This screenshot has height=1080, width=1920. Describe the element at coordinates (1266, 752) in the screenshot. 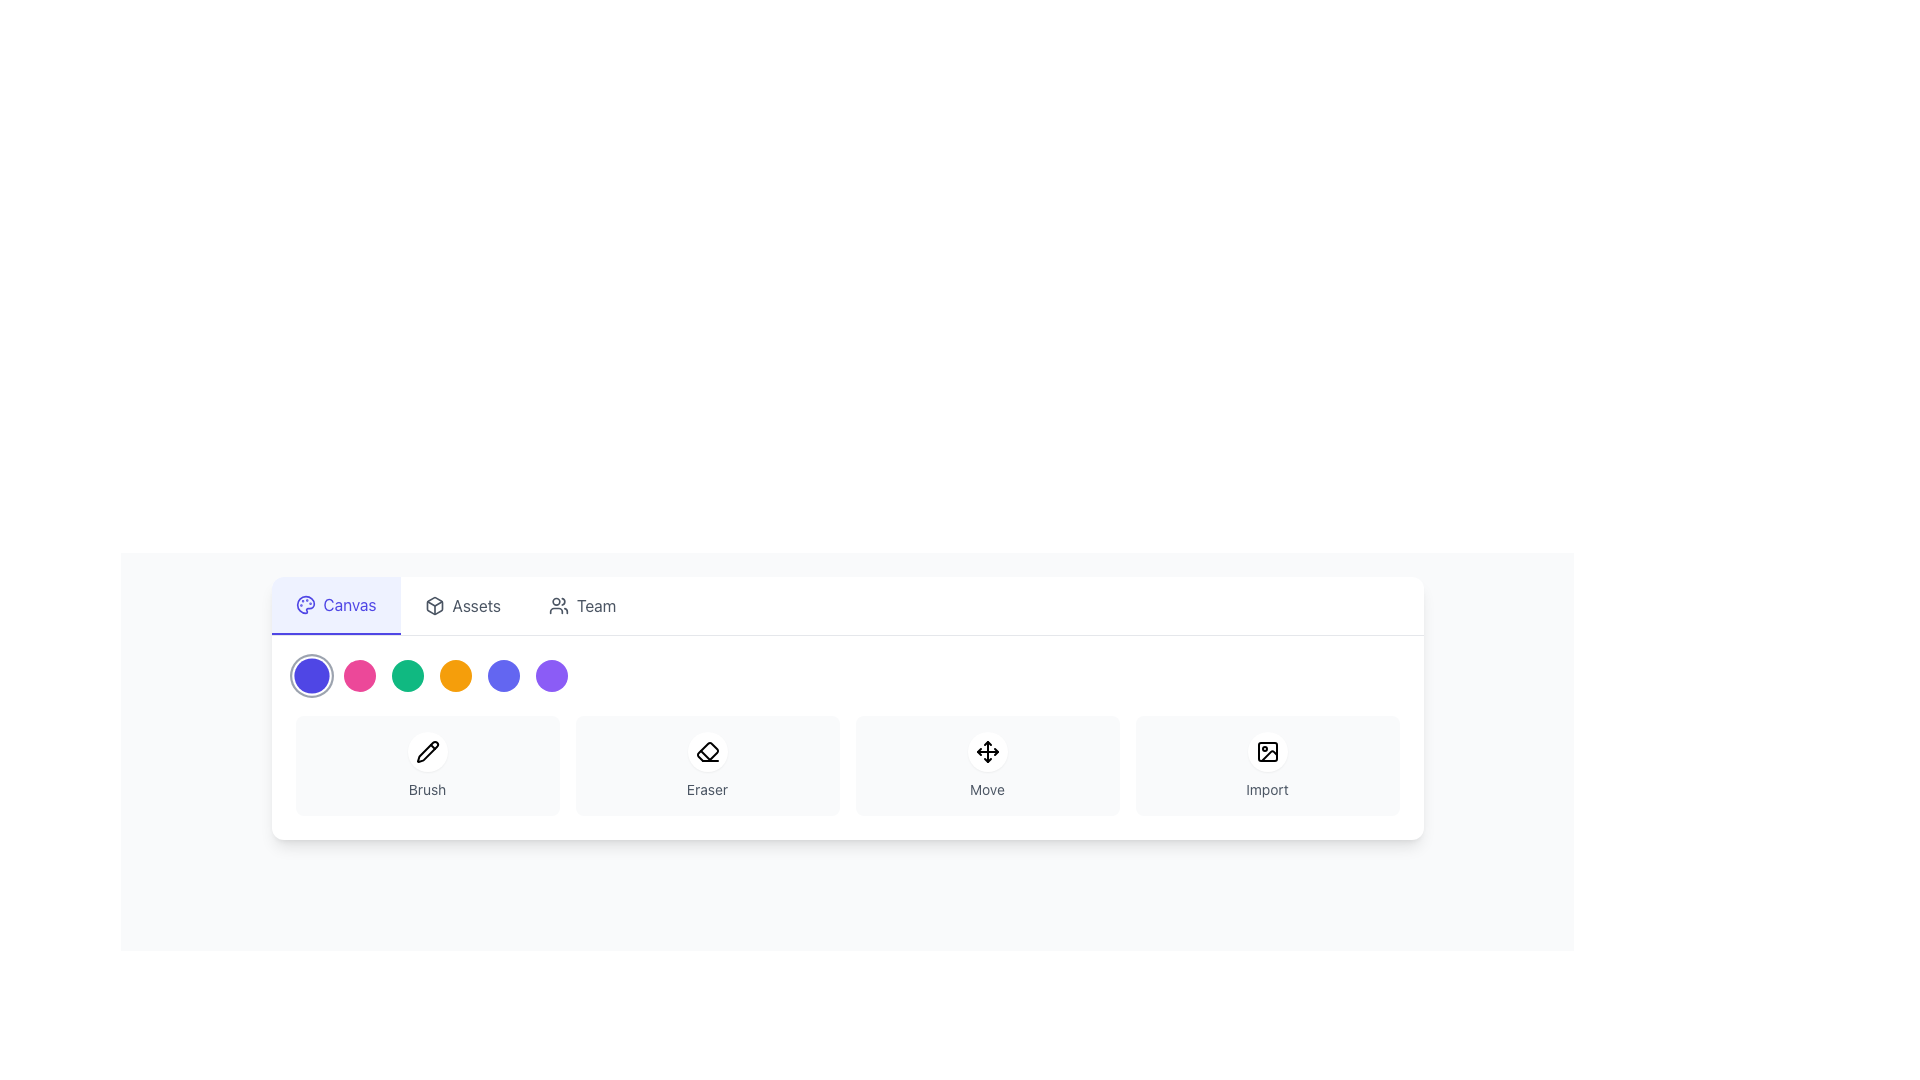

I see `the rightmost icon in the last row of the toolset panel, which represents an image file with a mountain and a circular sun or moon inside` at that location.